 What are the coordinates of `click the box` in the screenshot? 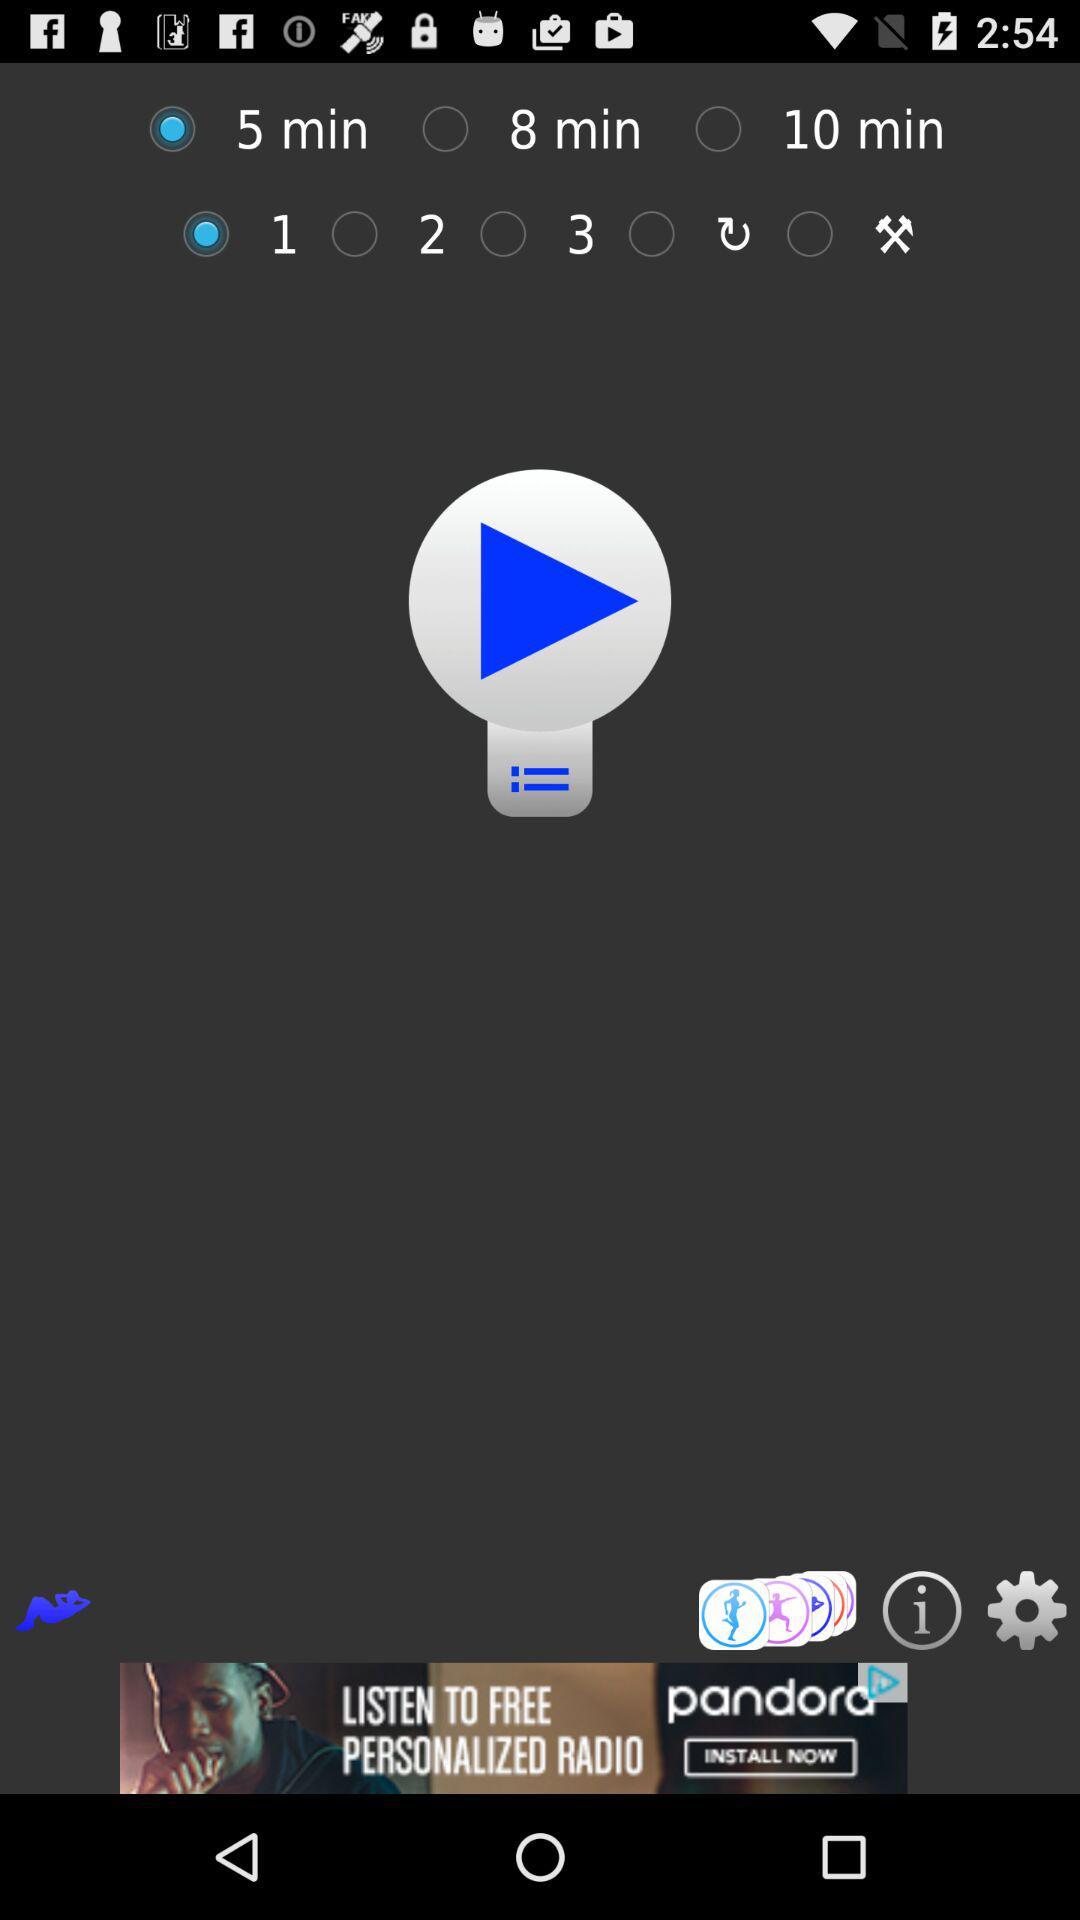 It's located at (455, 128).